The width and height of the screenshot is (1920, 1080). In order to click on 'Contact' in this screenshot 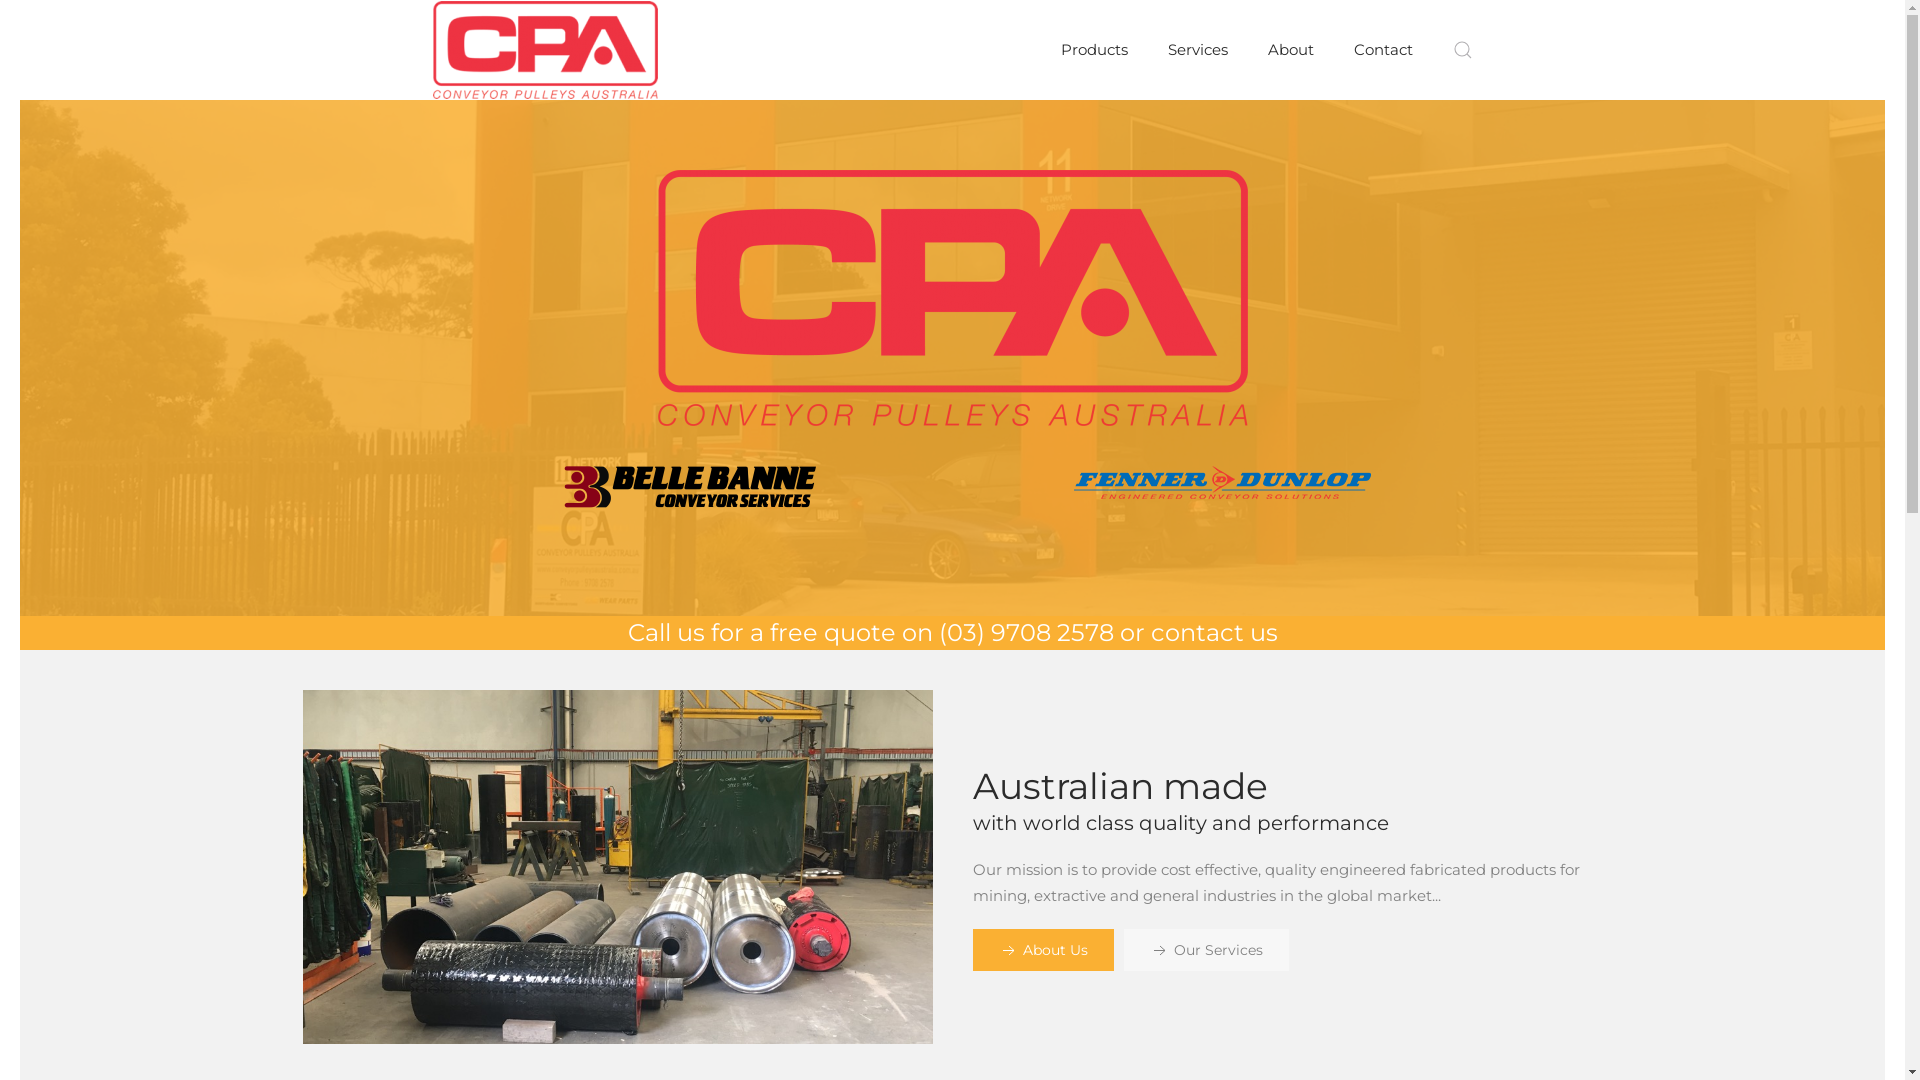, I will do `click(1382, 49)`.